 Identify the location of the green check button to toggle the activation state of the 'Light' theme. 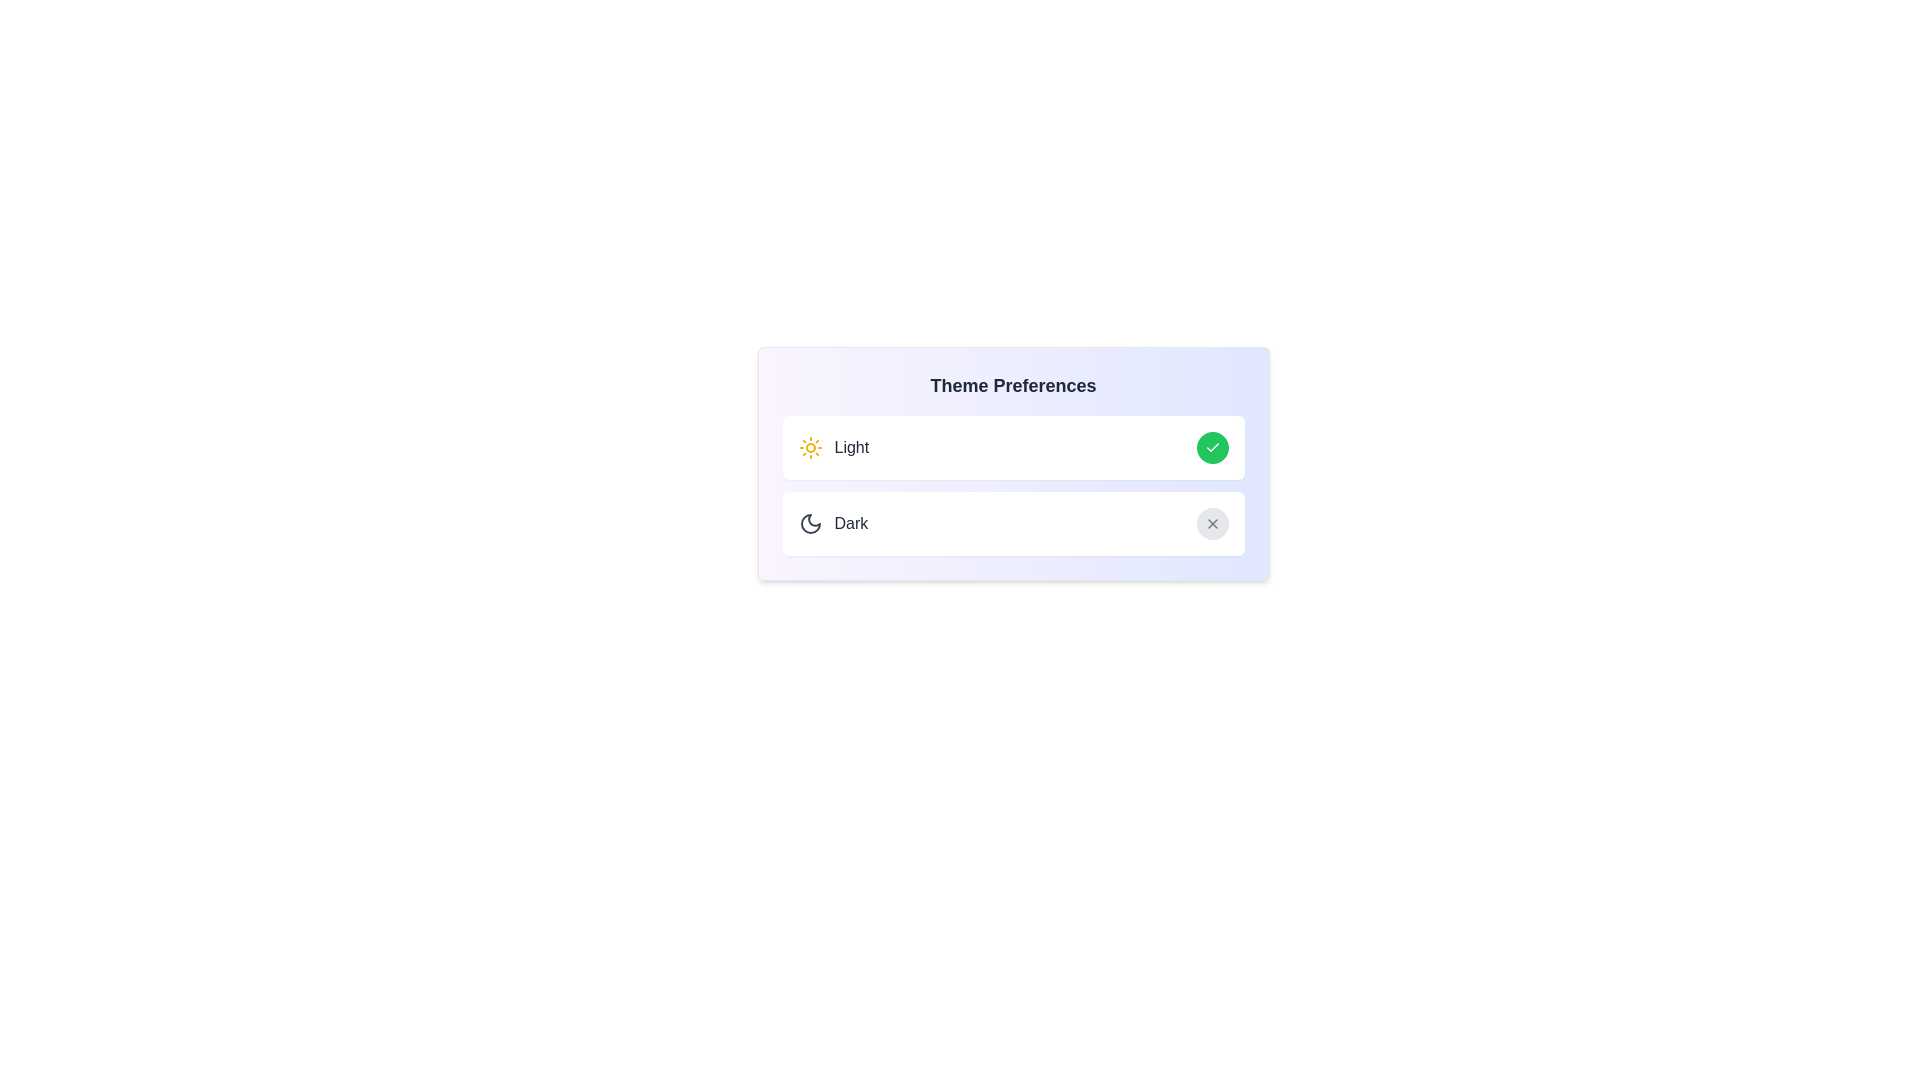
(1211, 446).